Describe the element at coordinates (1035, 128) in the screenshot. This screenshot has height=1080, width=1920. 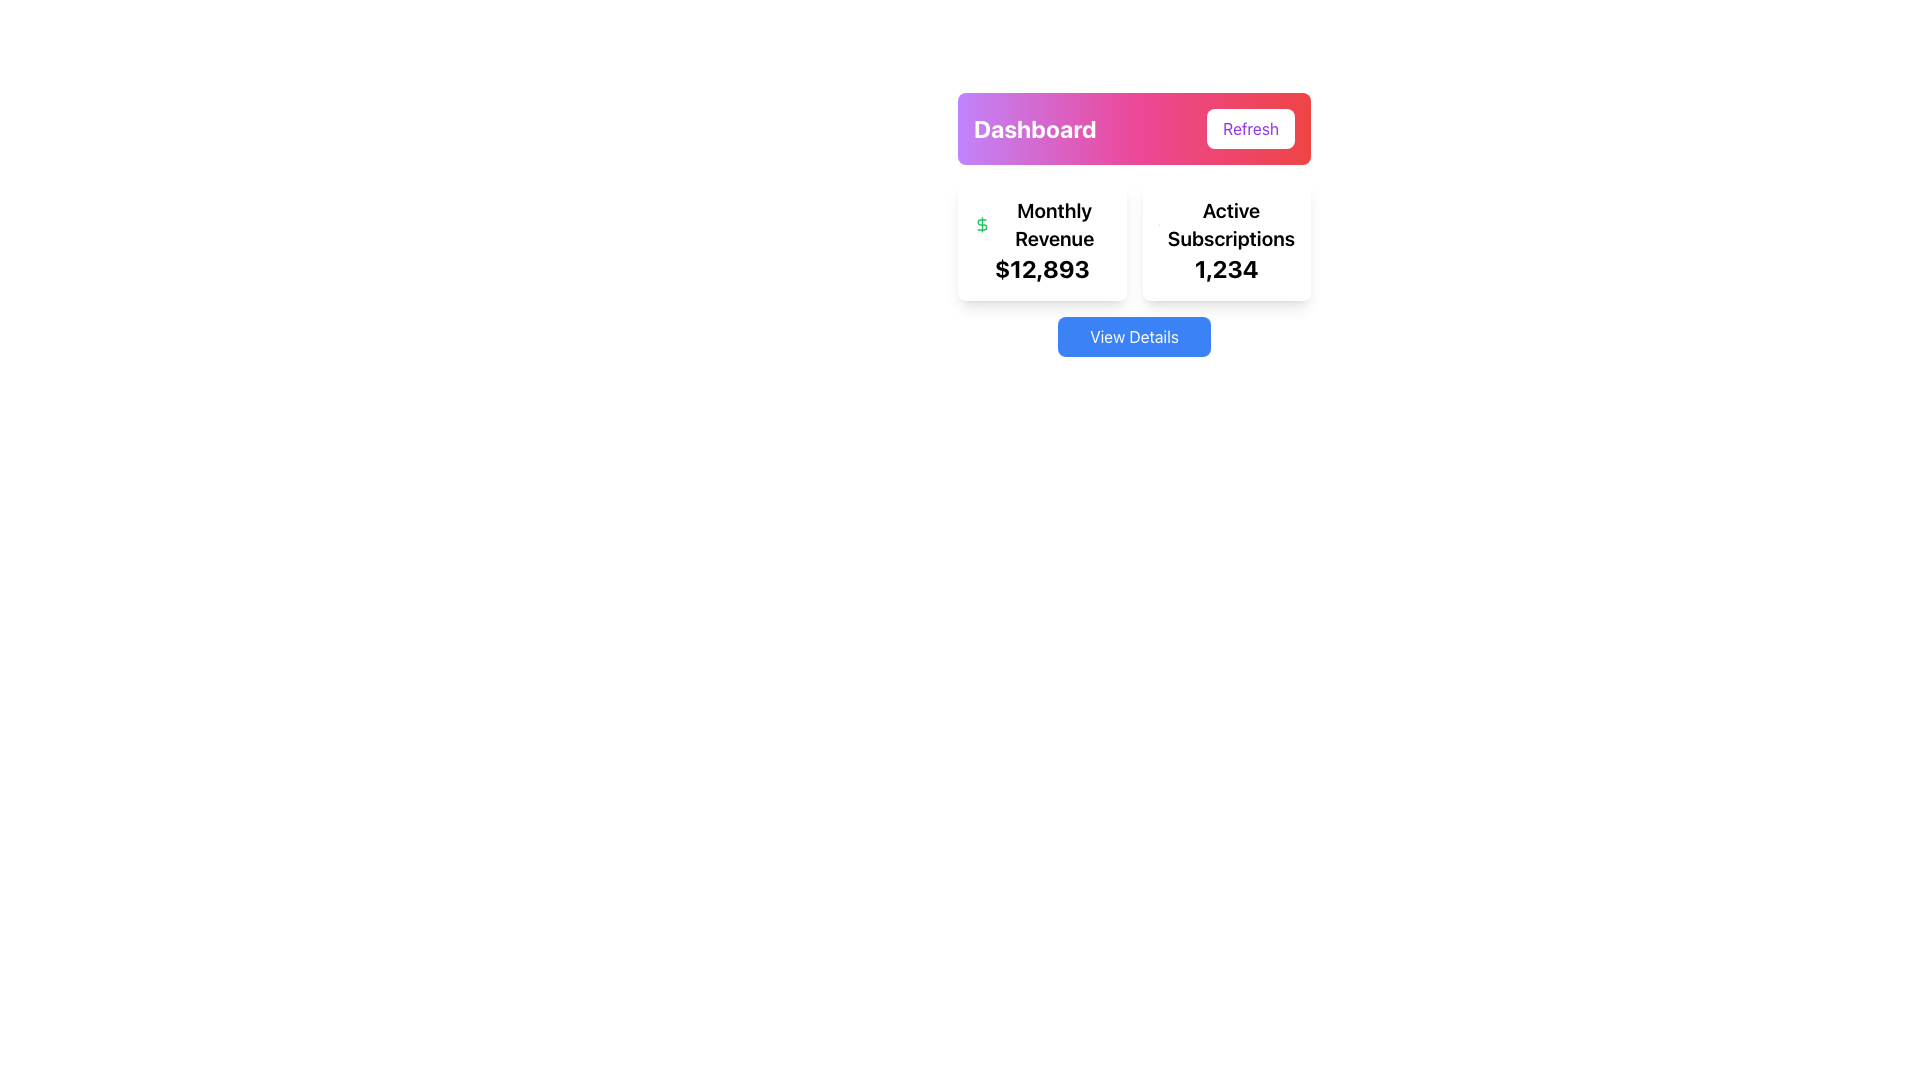
I see `the static text label that serves as a title or header, located to the left of the 'Refresh' button, within the top purple-to-red gradient box` at that location.